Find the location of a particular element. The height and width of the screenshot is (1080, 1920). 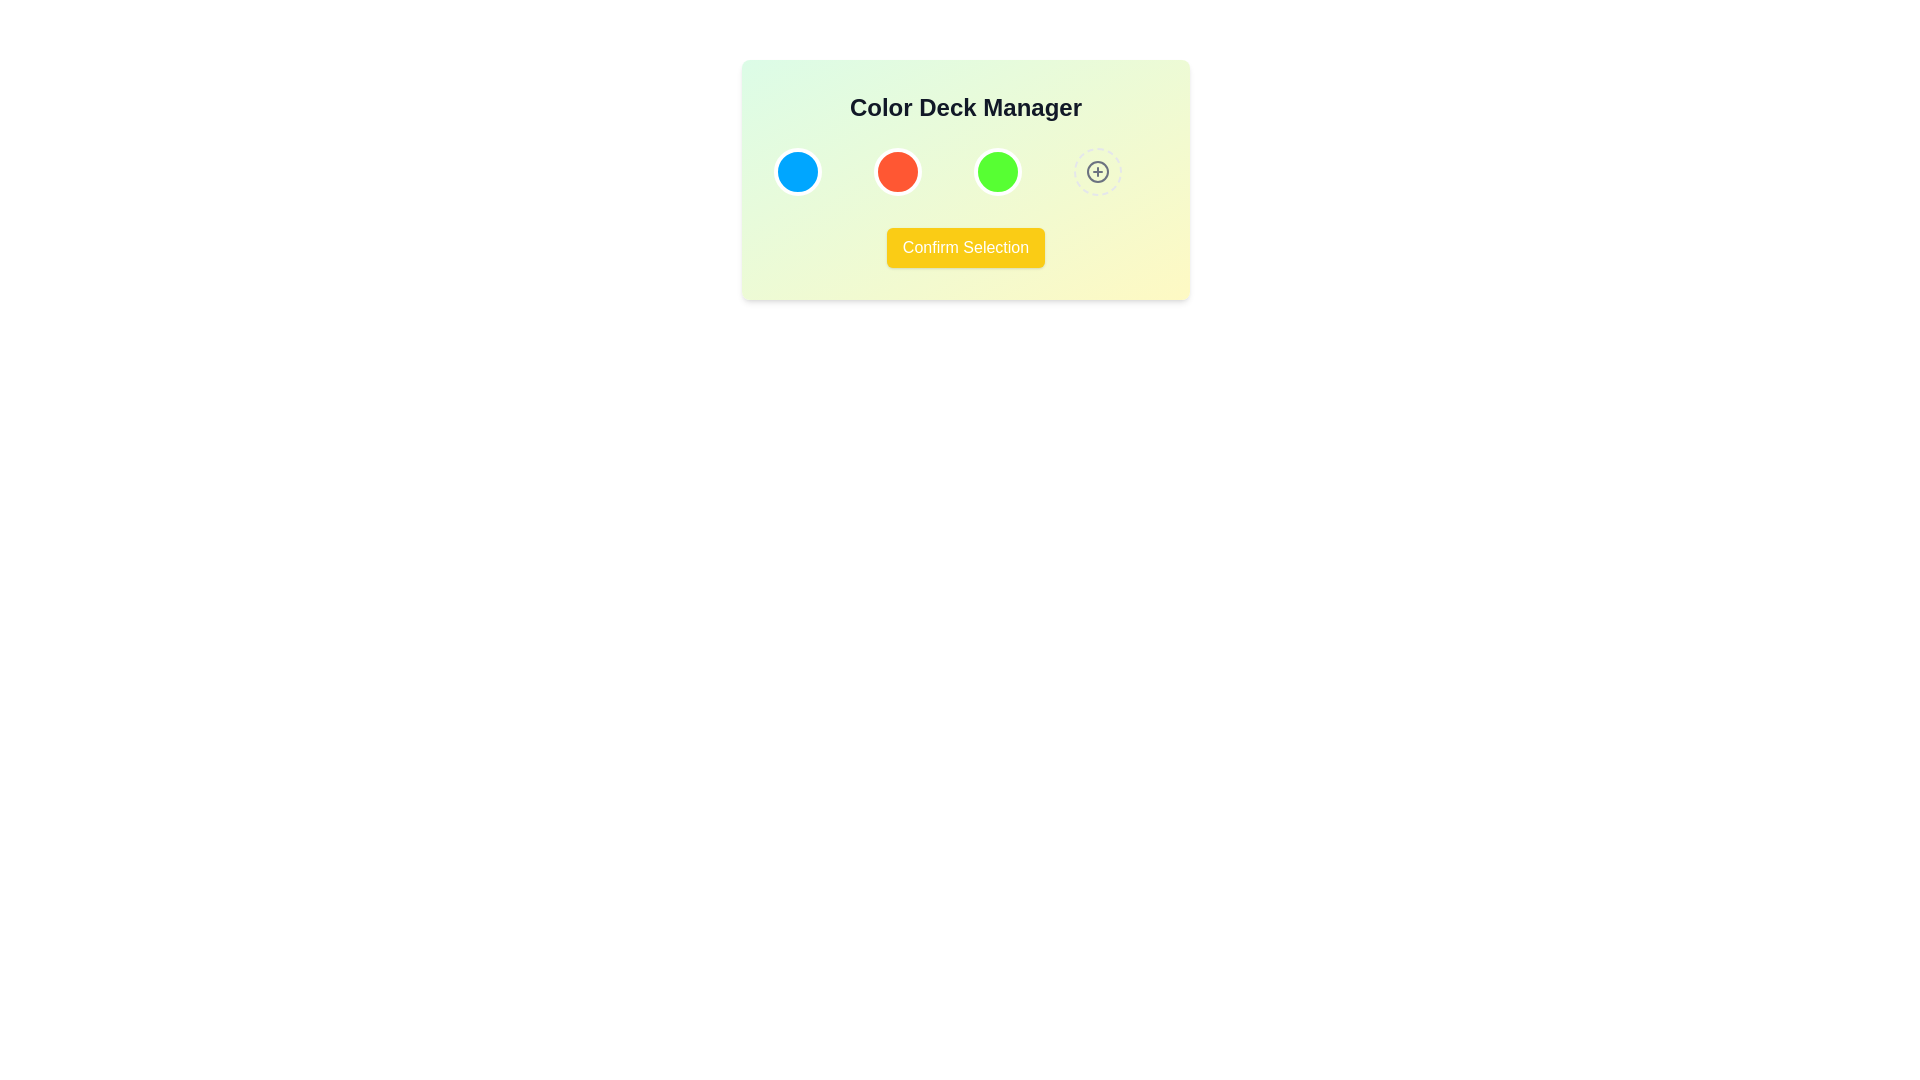

the fourth circular button on the far right is located at coordinates (1097, 171).